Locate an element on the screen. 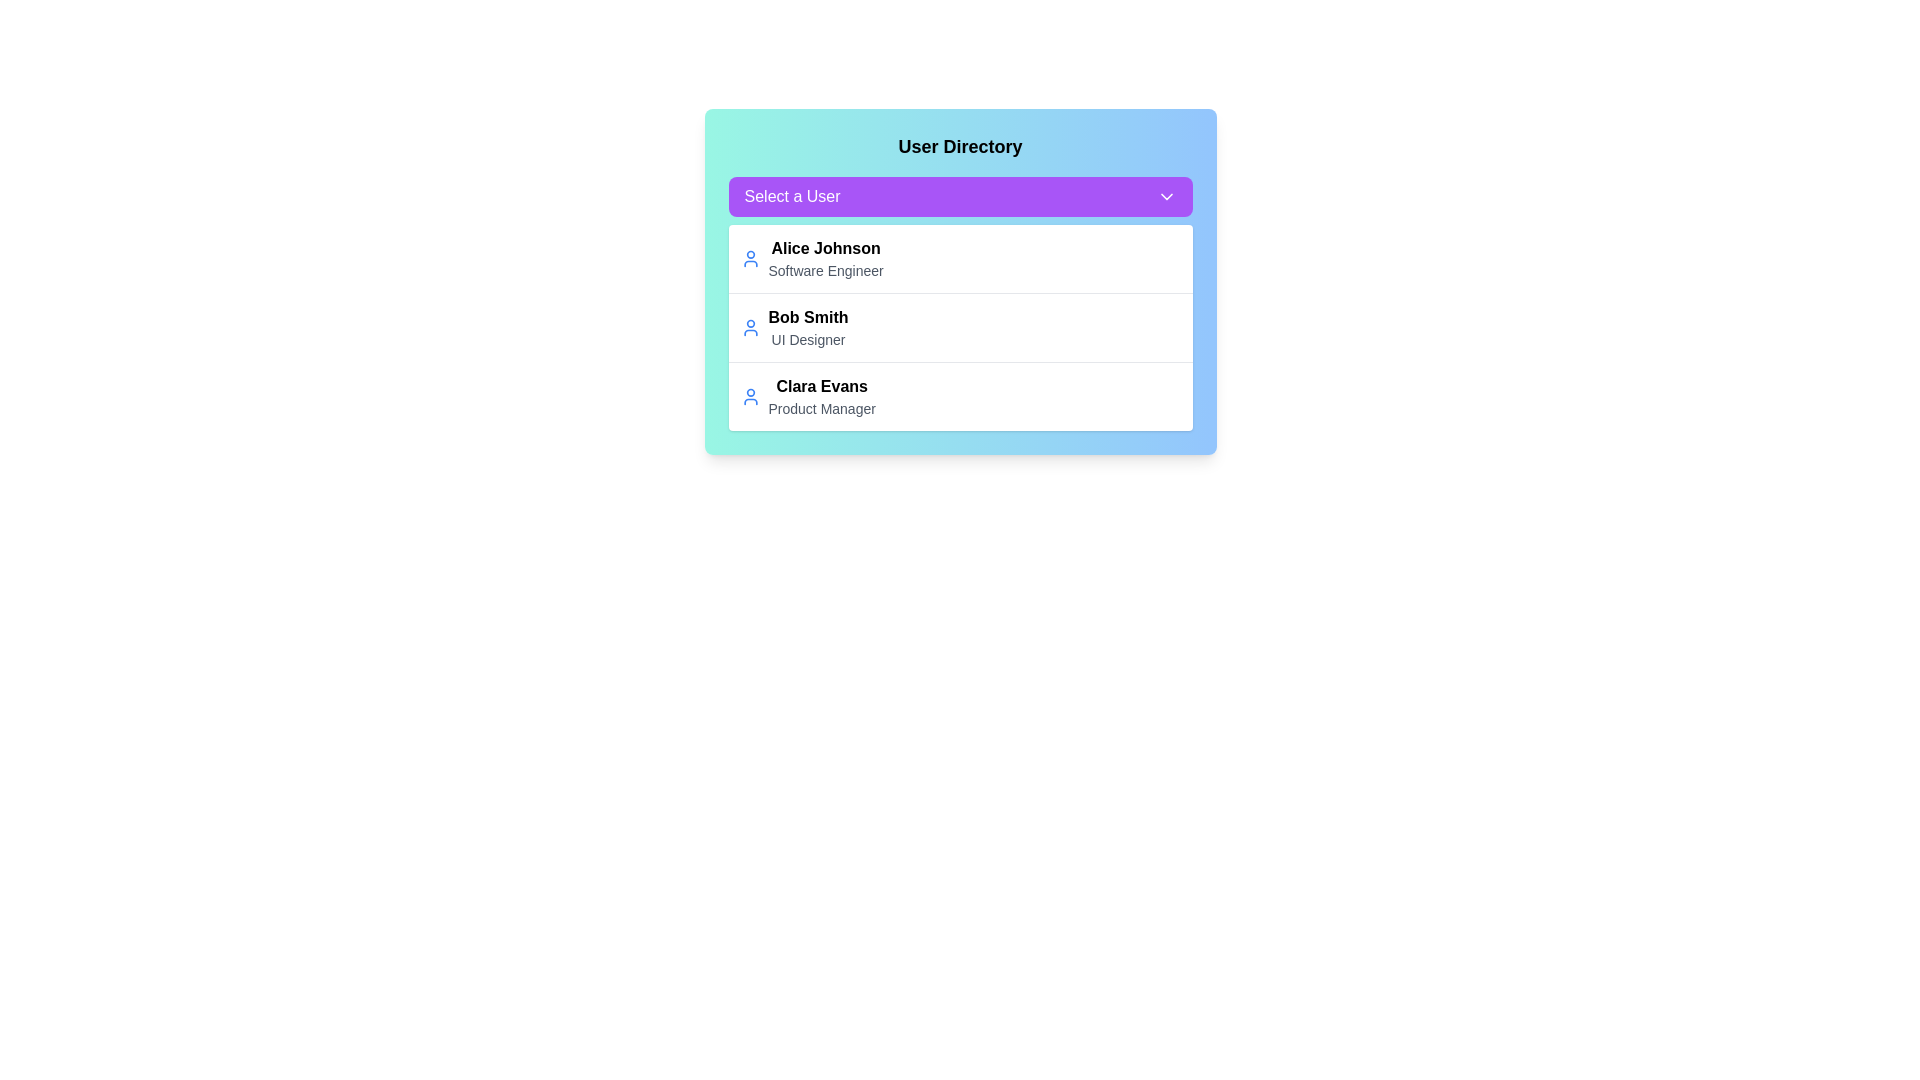 This screenshot has height=1080, width=1920. the text display showing 'Bob Smith', which is the second item in the 'Select a User' dropdown under the 'User Directory' card is located at coordinates (808, 316).